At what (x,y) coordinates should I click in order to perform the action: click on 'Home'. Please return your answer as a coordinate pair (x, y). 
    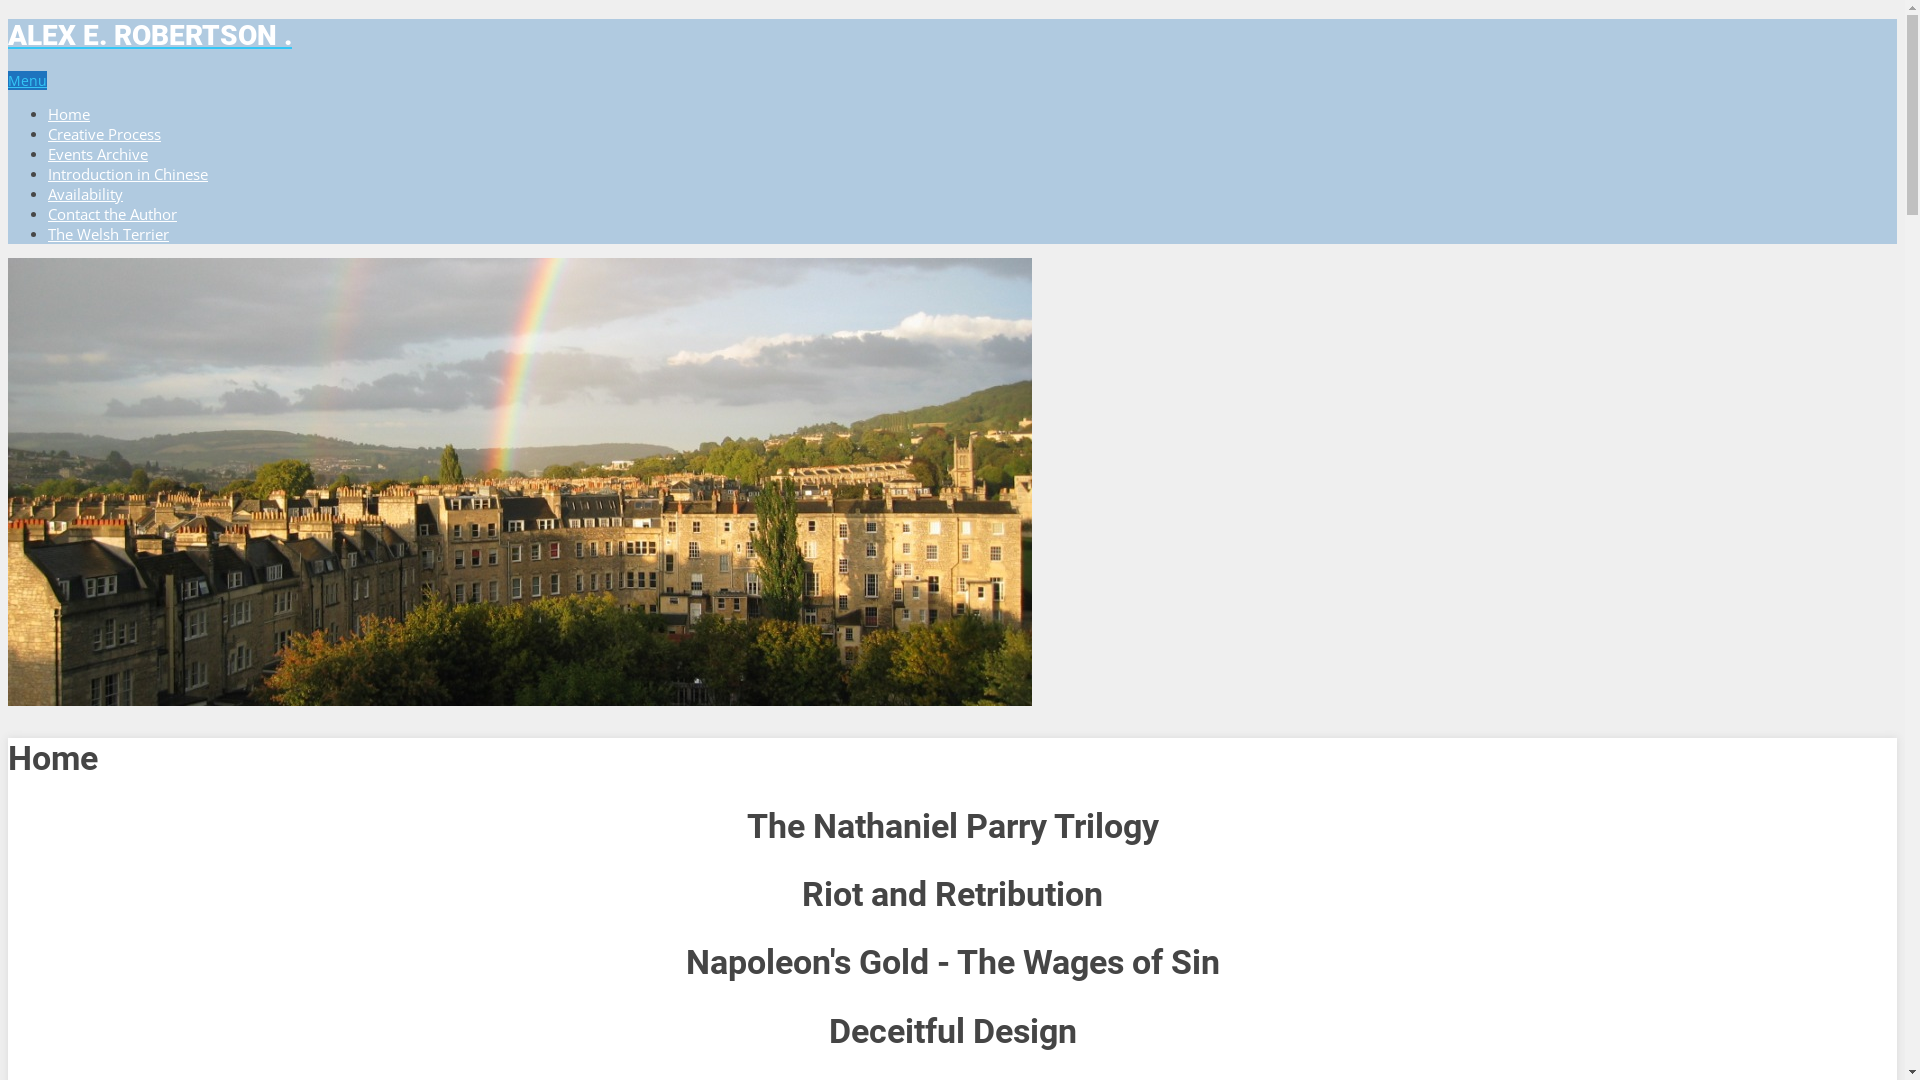
    Looking at the image, I should click on (68, 114).